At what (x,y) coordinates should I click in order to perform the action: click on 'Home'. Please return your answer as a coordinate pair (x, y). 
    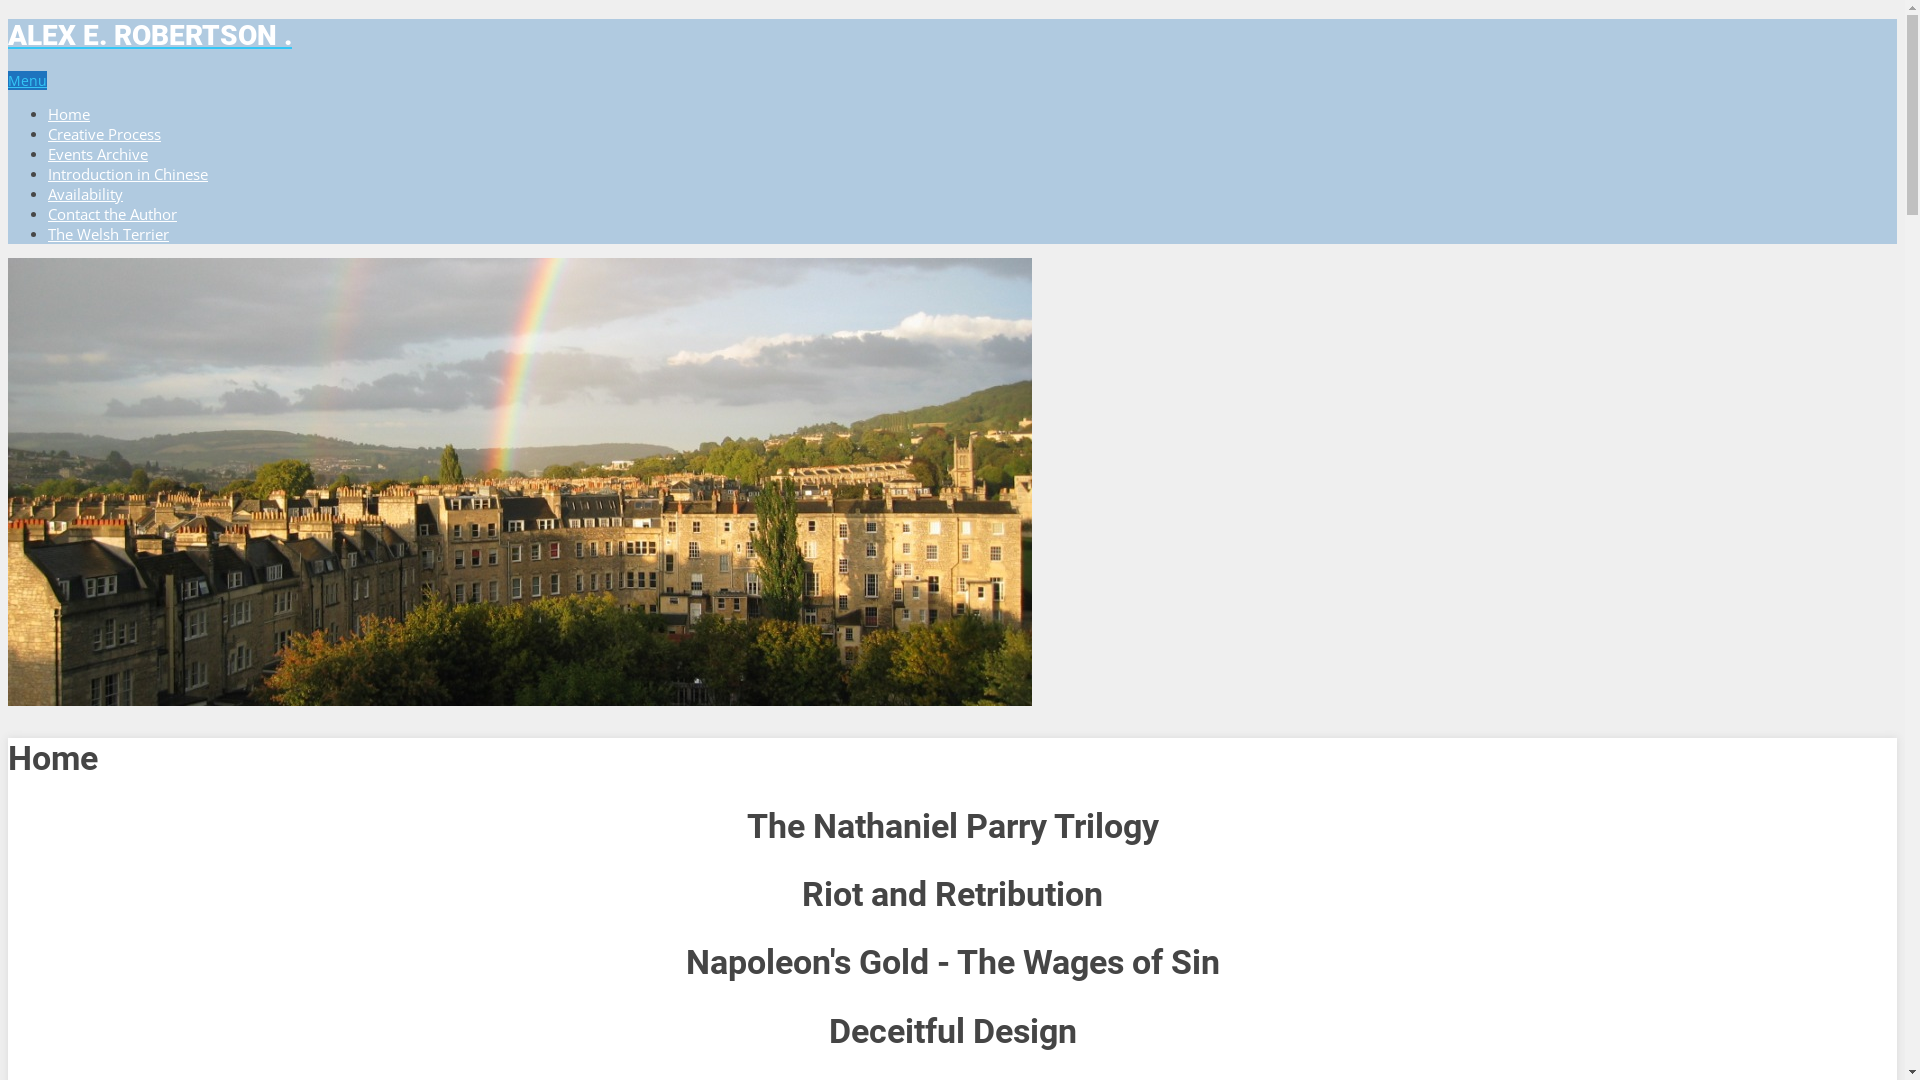
    Looking at the image, I should click on (68, 114).